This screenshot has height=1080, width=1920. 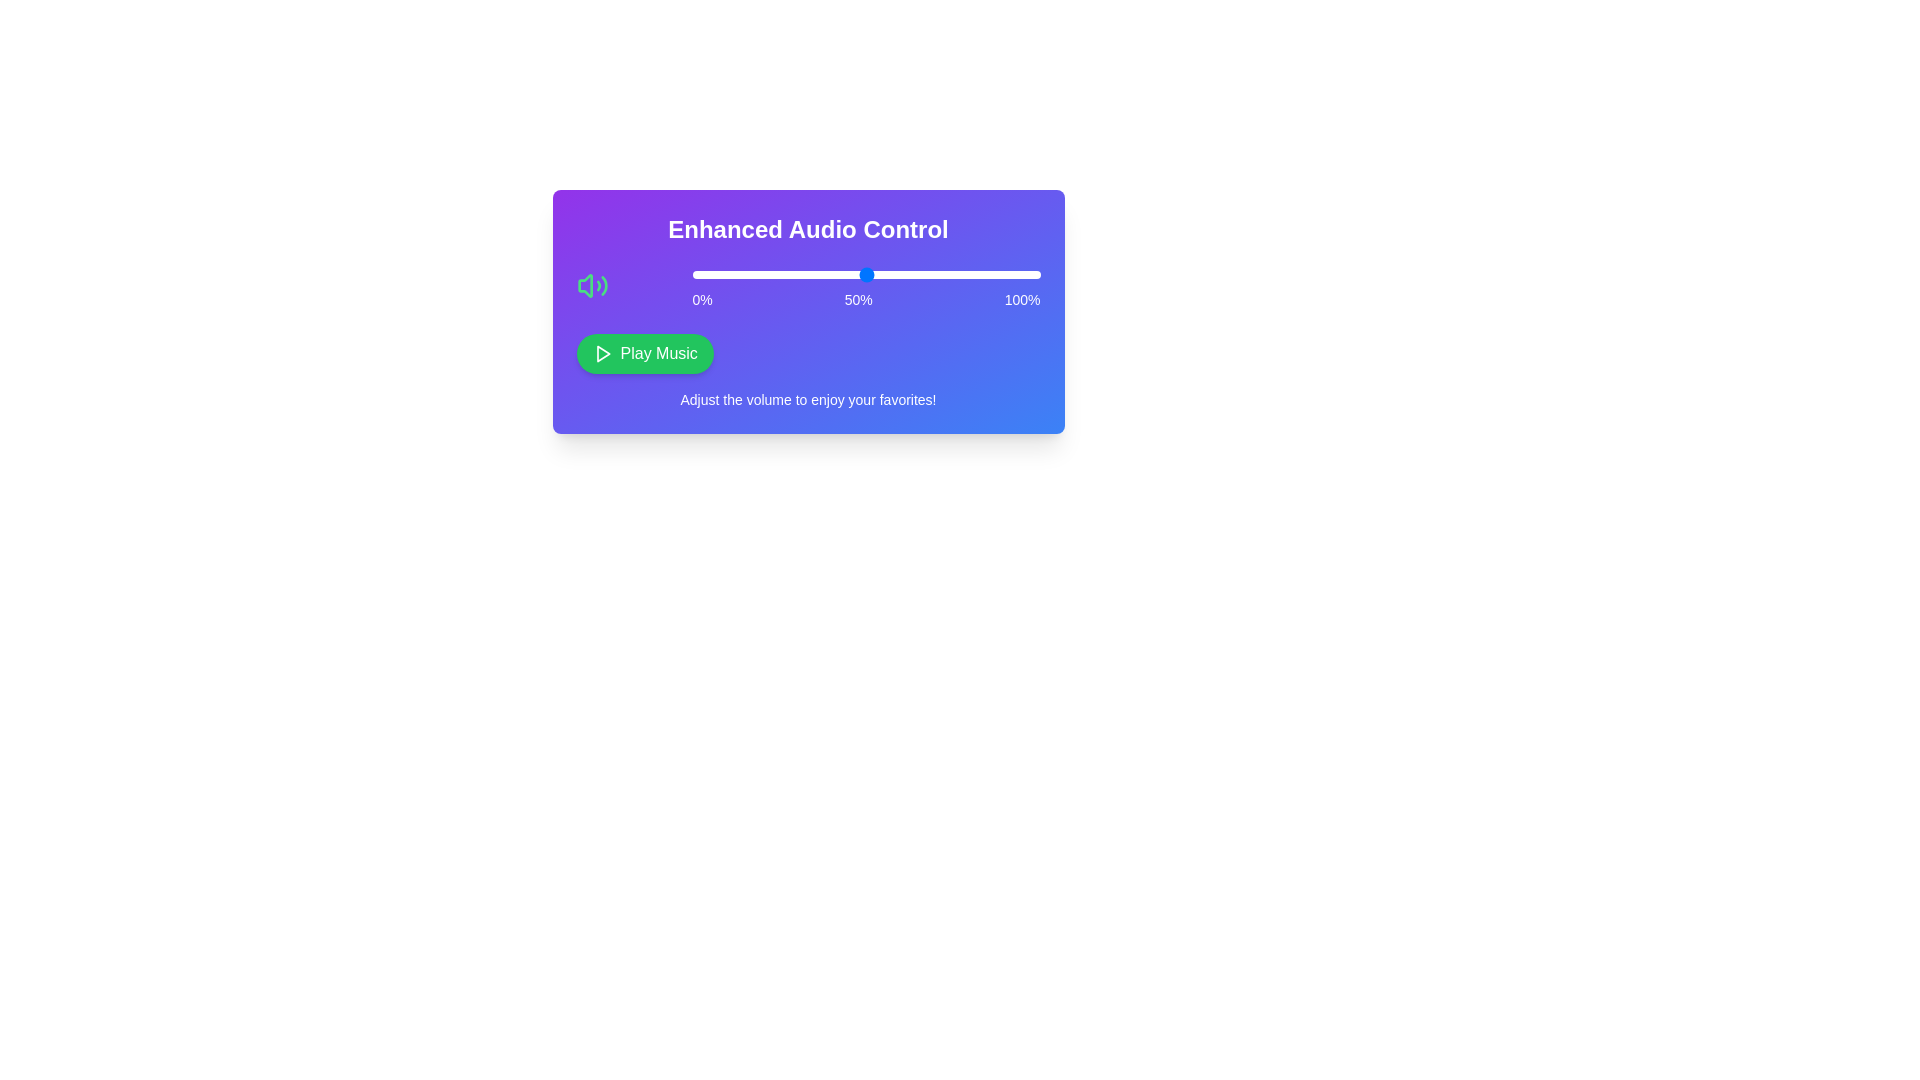 What do you see at coordinates (740, 274) in the screenshot?
I see `the slider to set the volume to 14%` at bounding box center [740, 274].